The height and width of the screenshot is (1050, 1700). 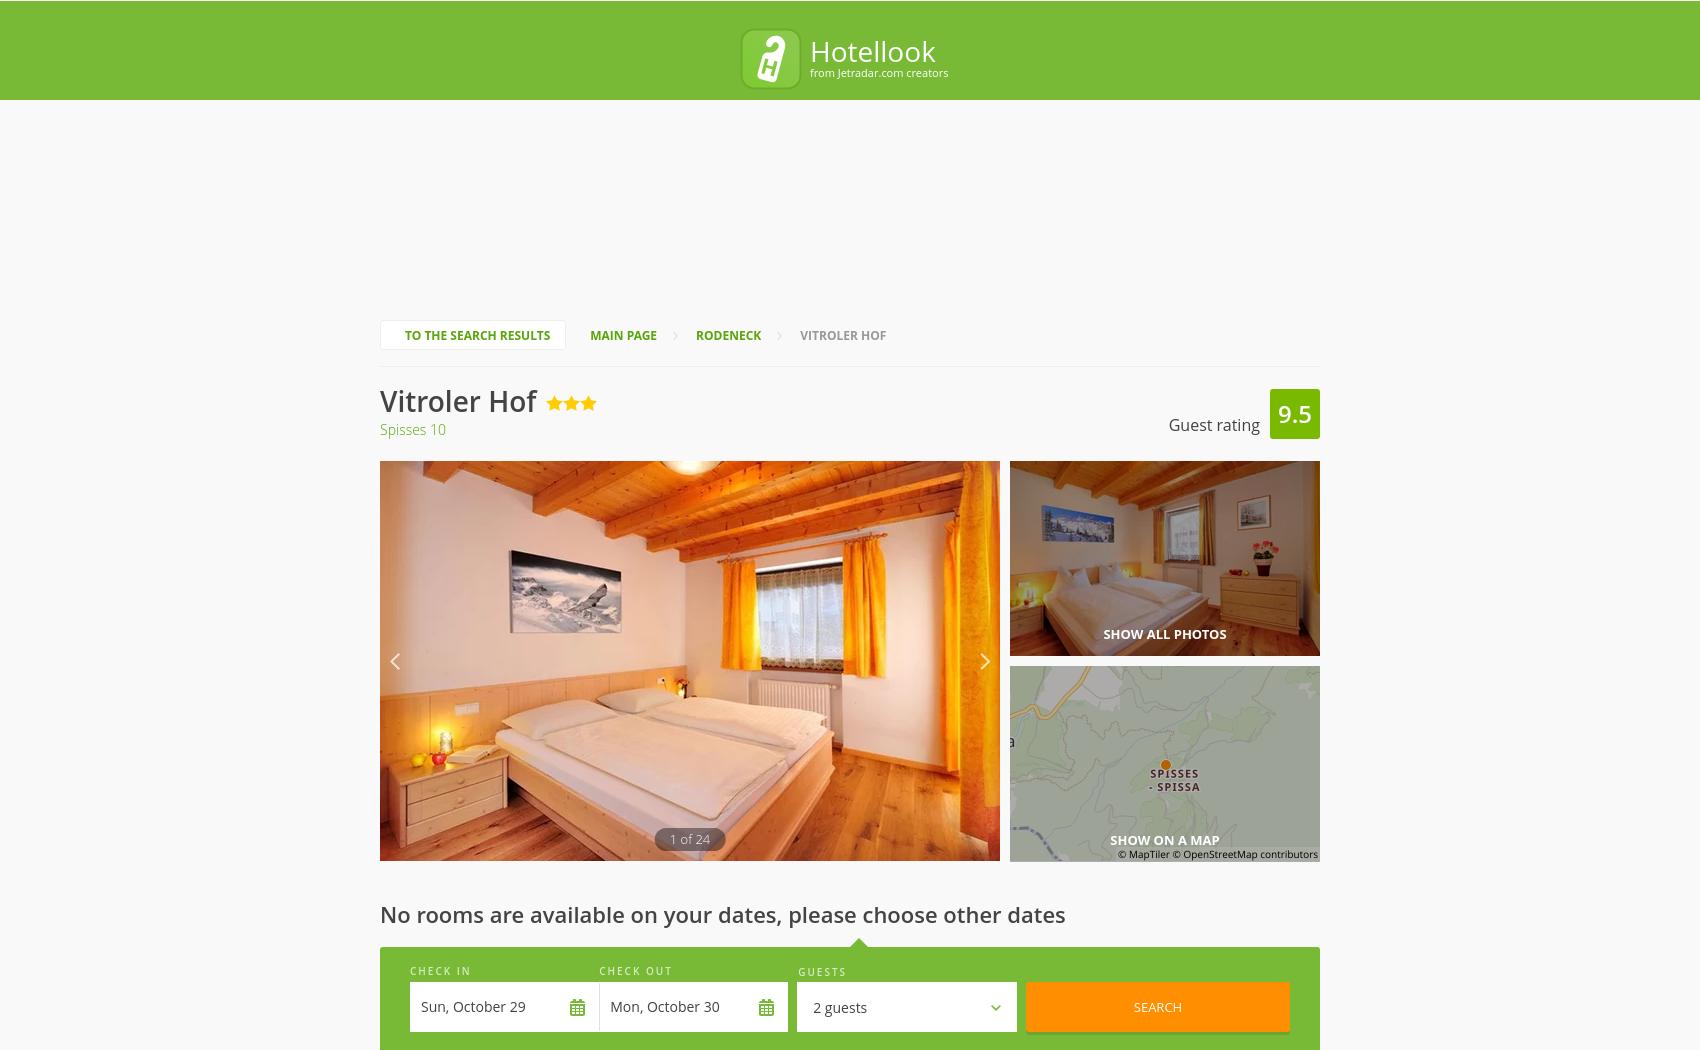 I want to click on 'Booking.com', so click(x=1088, y=942).